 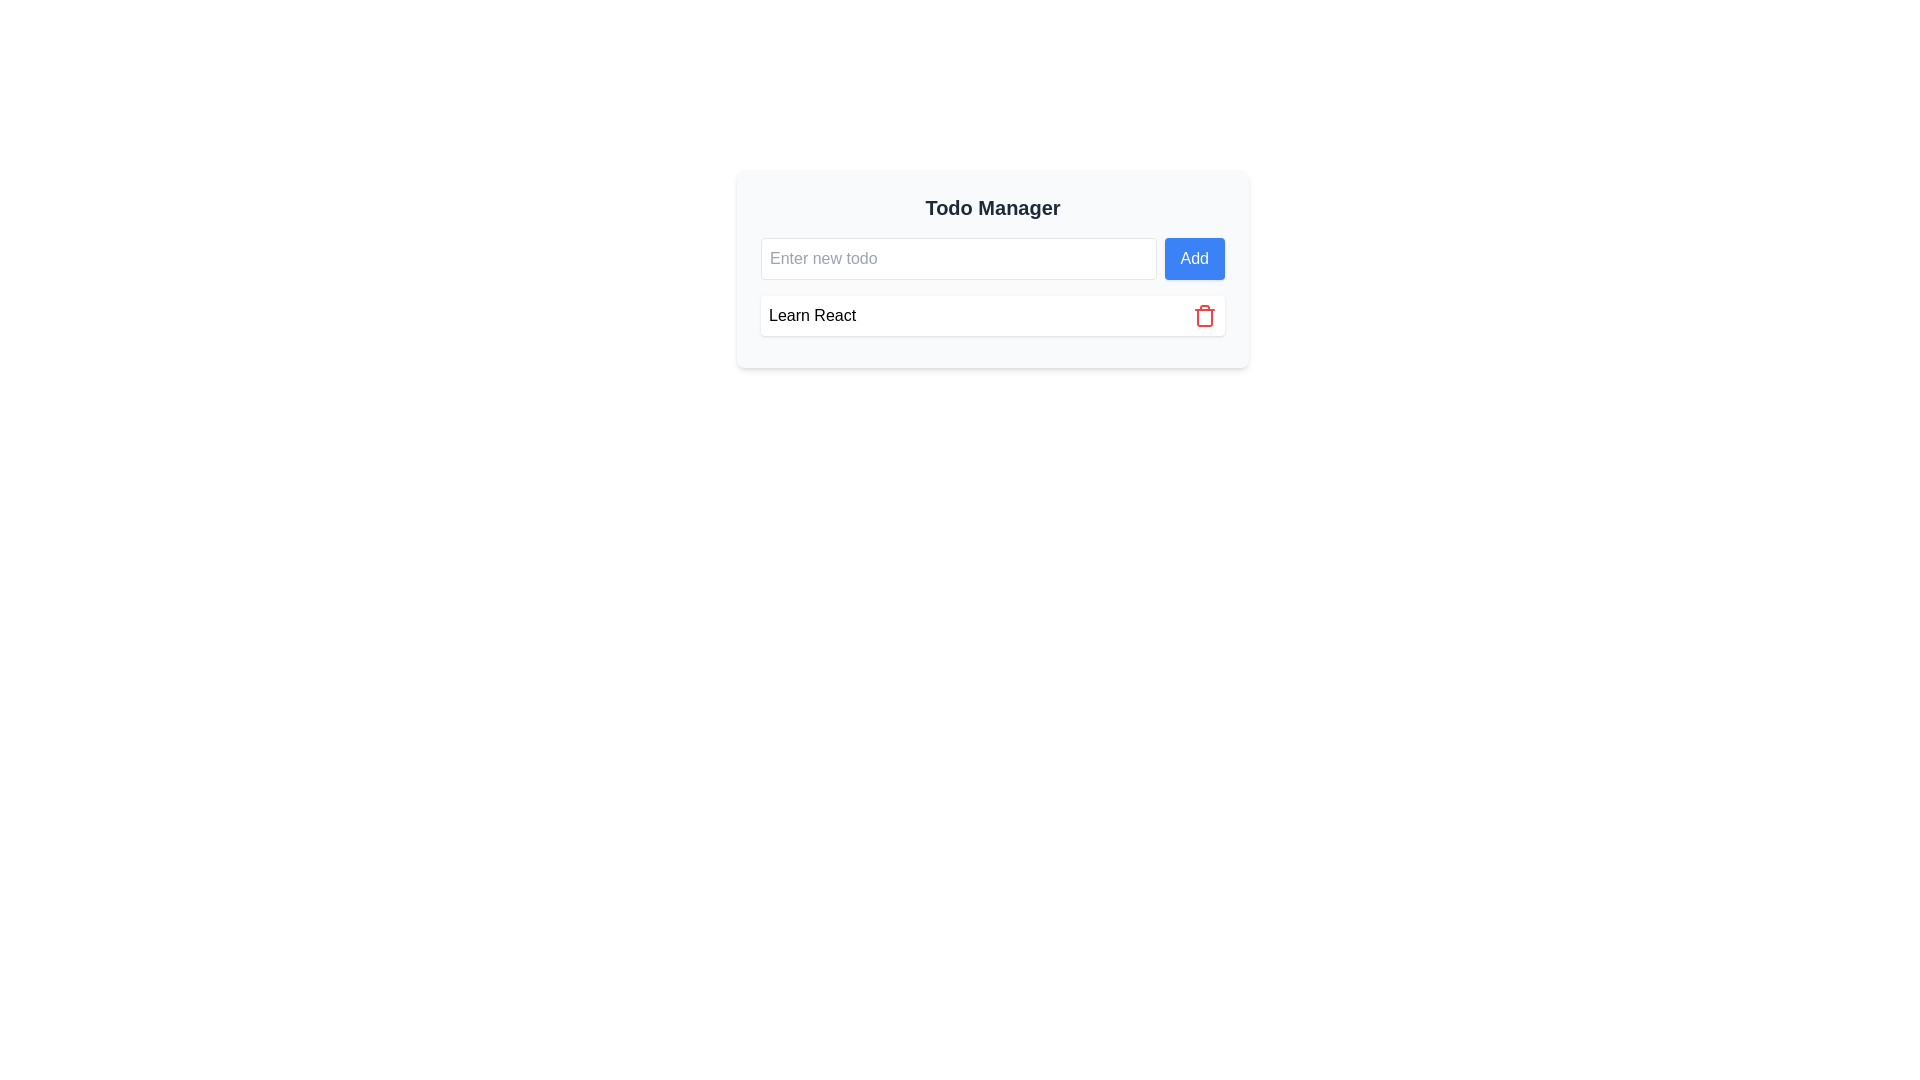 What do you see at coordinates (1203, 315) in the screenshot?
I see `the trashcan icon with a red color scheme located in the rightmost segment of the row containing the text 'Learn React'` at bounding box center [1203, 315].